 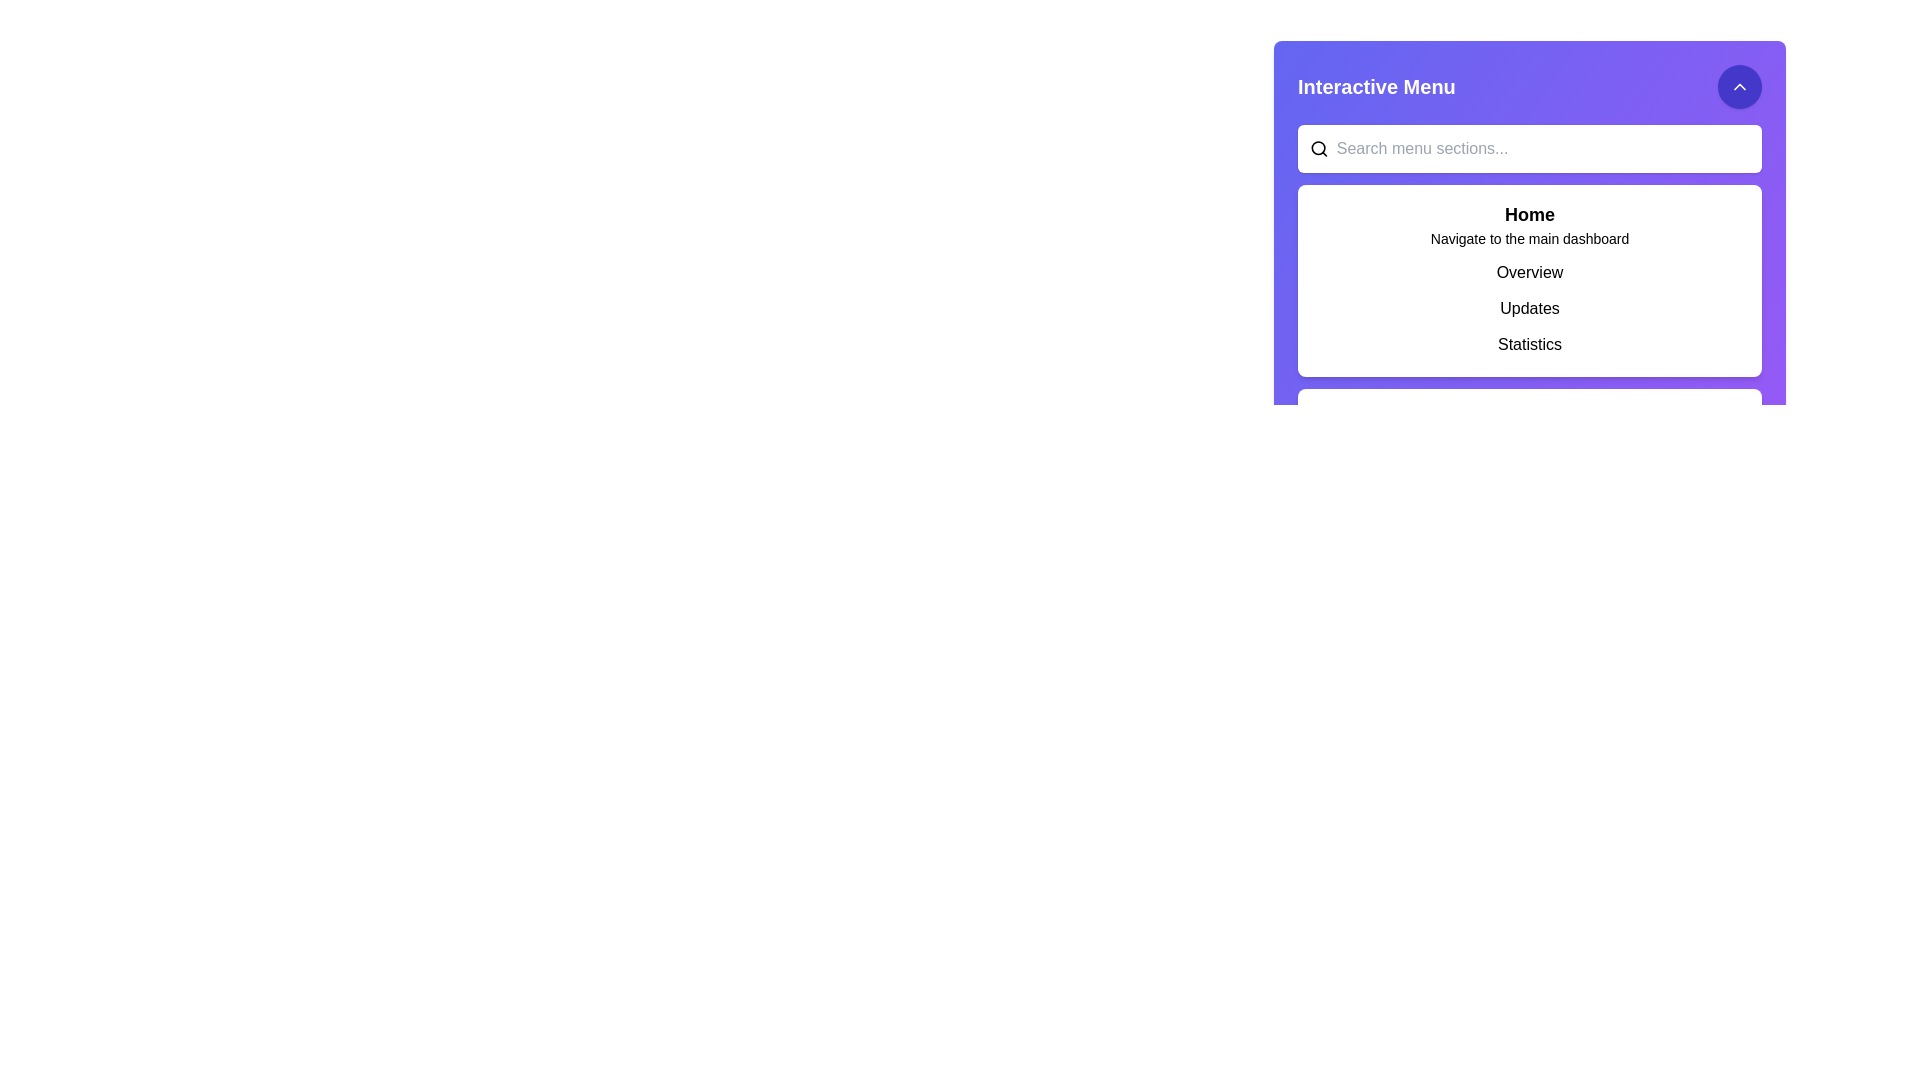 What do you see at coordinates (1318, 147) in the screenshot?
I see `the circular SVG graphic that represents the search functionality for the input field labeled 'Search menu sections...'` at bounding box center [1318, 147].